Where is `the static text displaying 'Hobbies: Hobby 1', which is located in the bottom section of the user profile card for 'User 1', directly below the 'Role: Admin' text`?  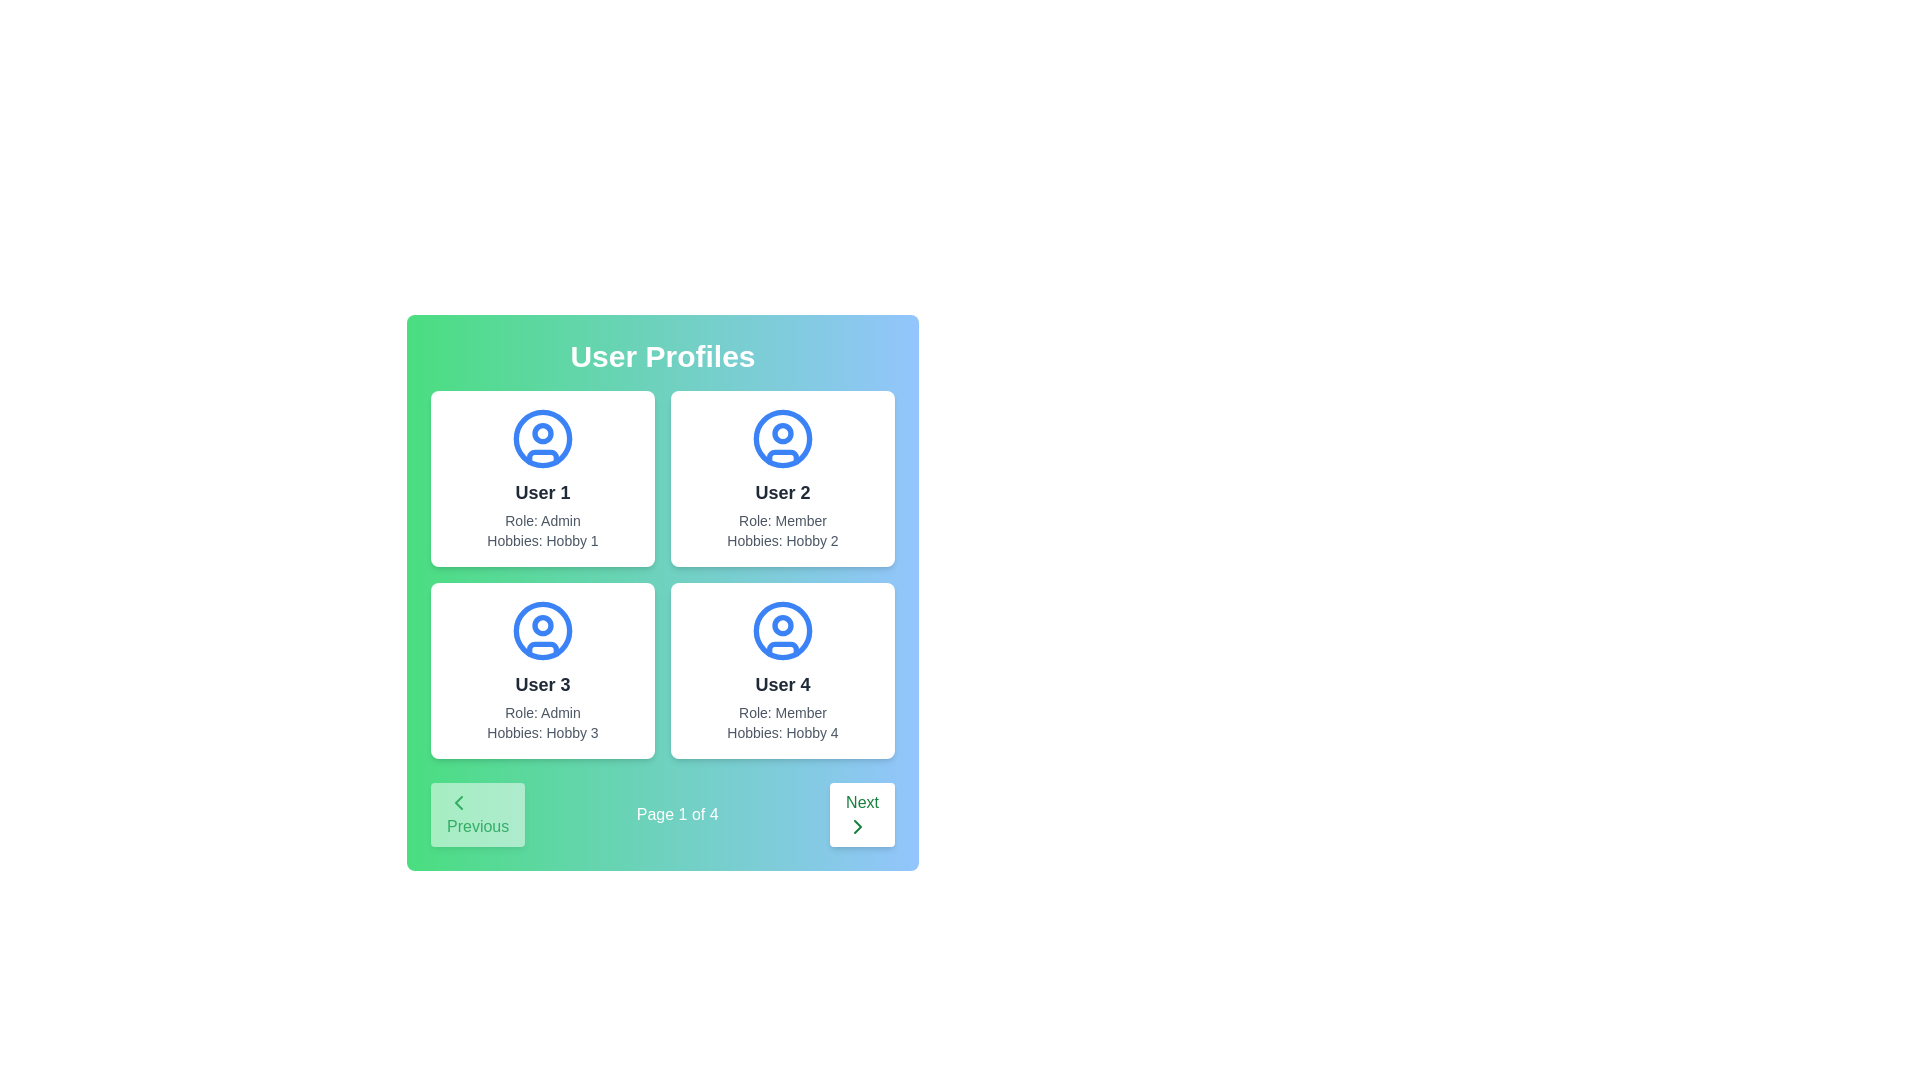
the static text displaying 'Hobbies: Hobby 1', which is located in the bottom section of the user profile card for 'User 1', directly below the 'Role: Admin' text is located at coordinates (542, 540).